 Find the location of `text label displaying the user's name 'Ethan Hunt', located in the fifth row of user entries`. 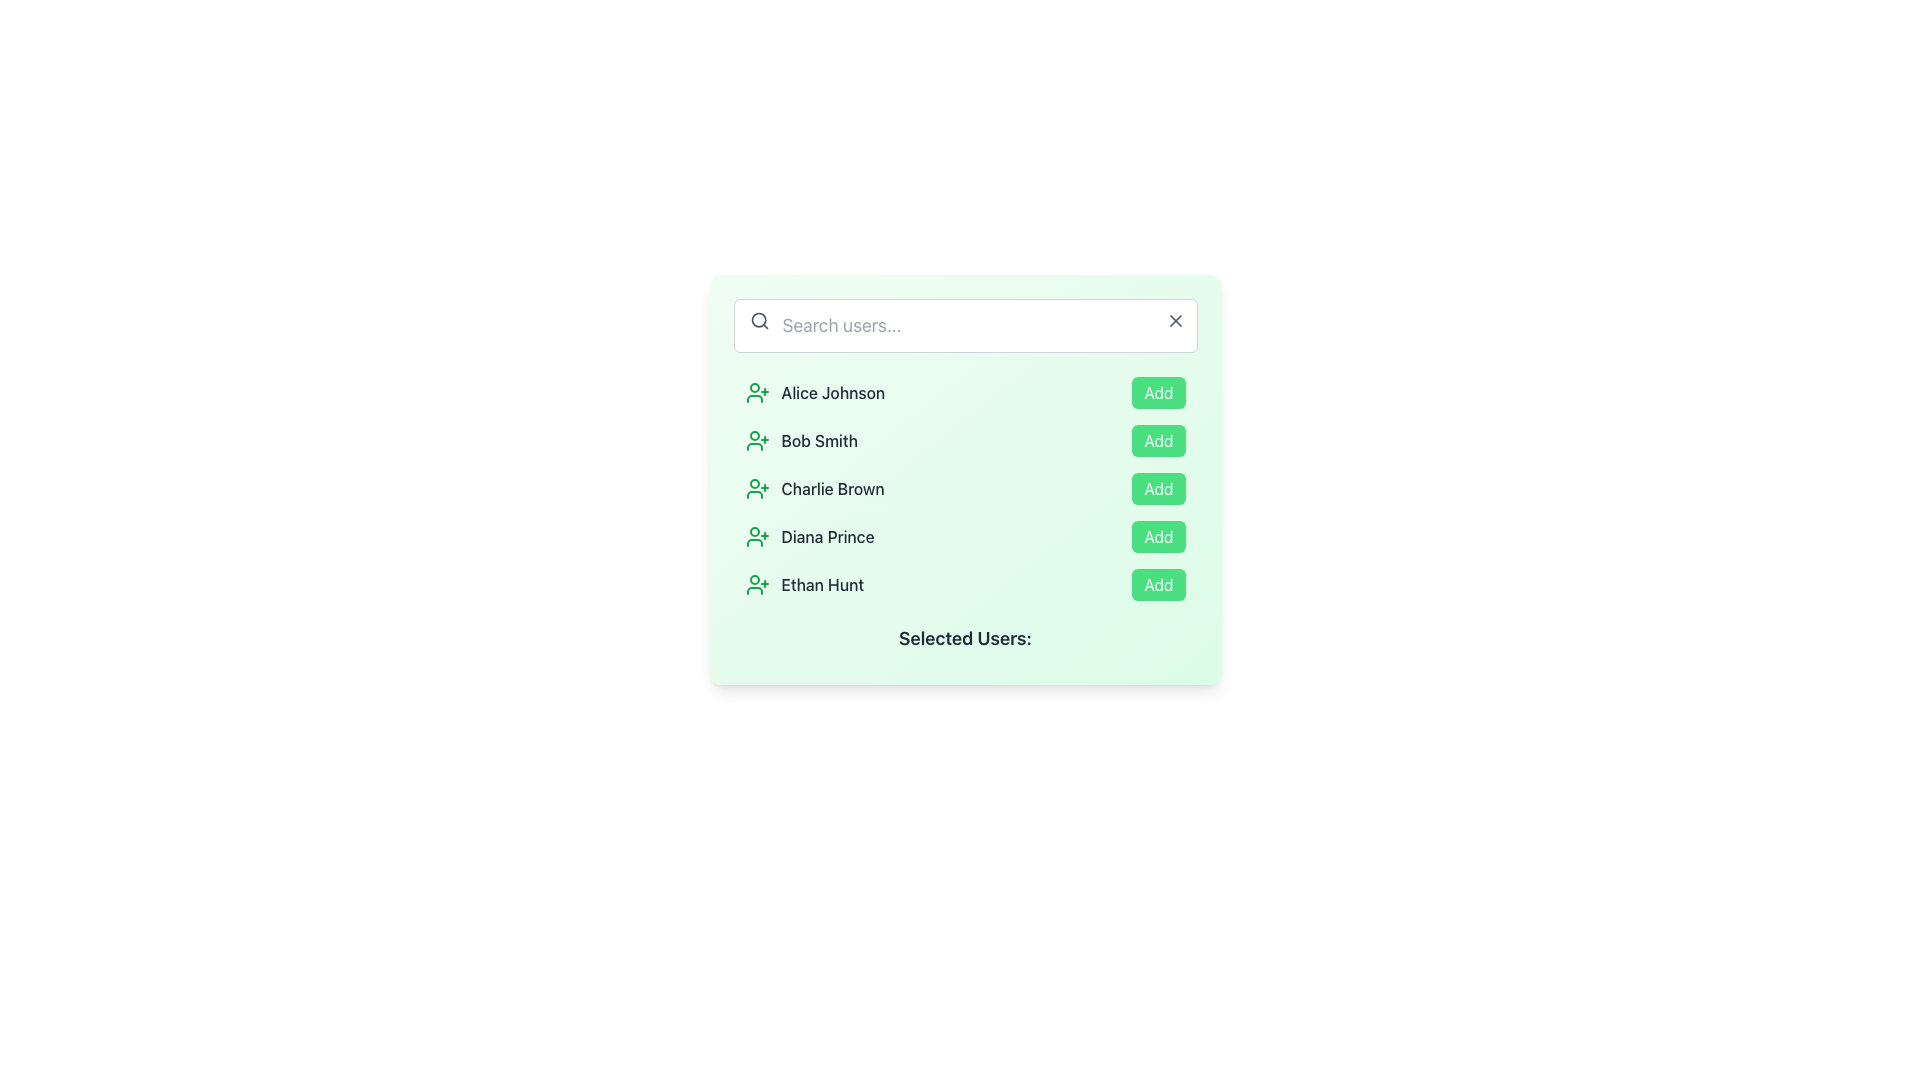

text label displaying the user's name 'Ethan Hunt', located in the fifth row of user entries is located at coordinates (822, 585).